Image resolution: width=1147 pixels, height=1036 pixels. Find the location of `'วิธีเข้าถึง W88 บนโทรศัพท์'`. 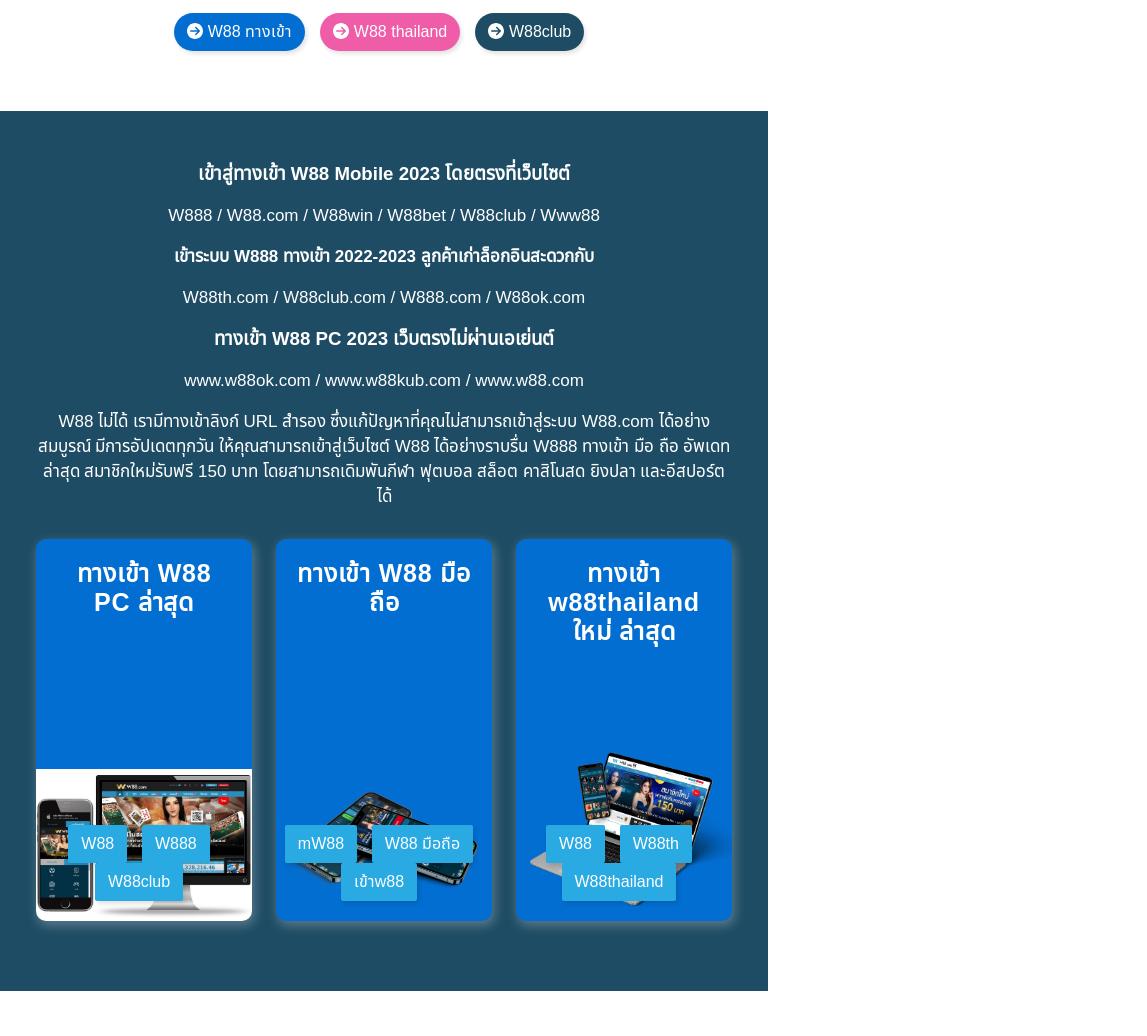

'วิธีเข้าถึง W88 บนโทรศัพท์' is located at coordinates (187, 942).